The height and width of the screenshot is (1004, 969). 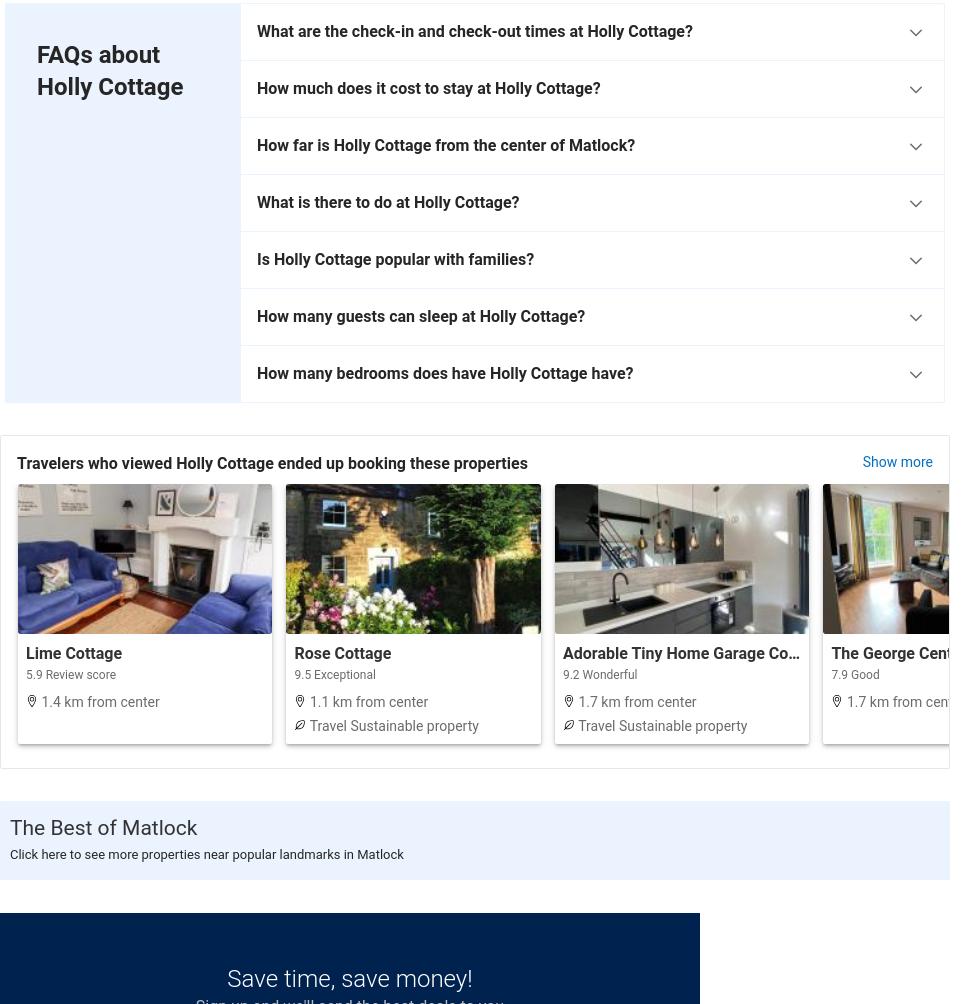 I want to click on '1.1 km from center', so click(x=366, y=699).